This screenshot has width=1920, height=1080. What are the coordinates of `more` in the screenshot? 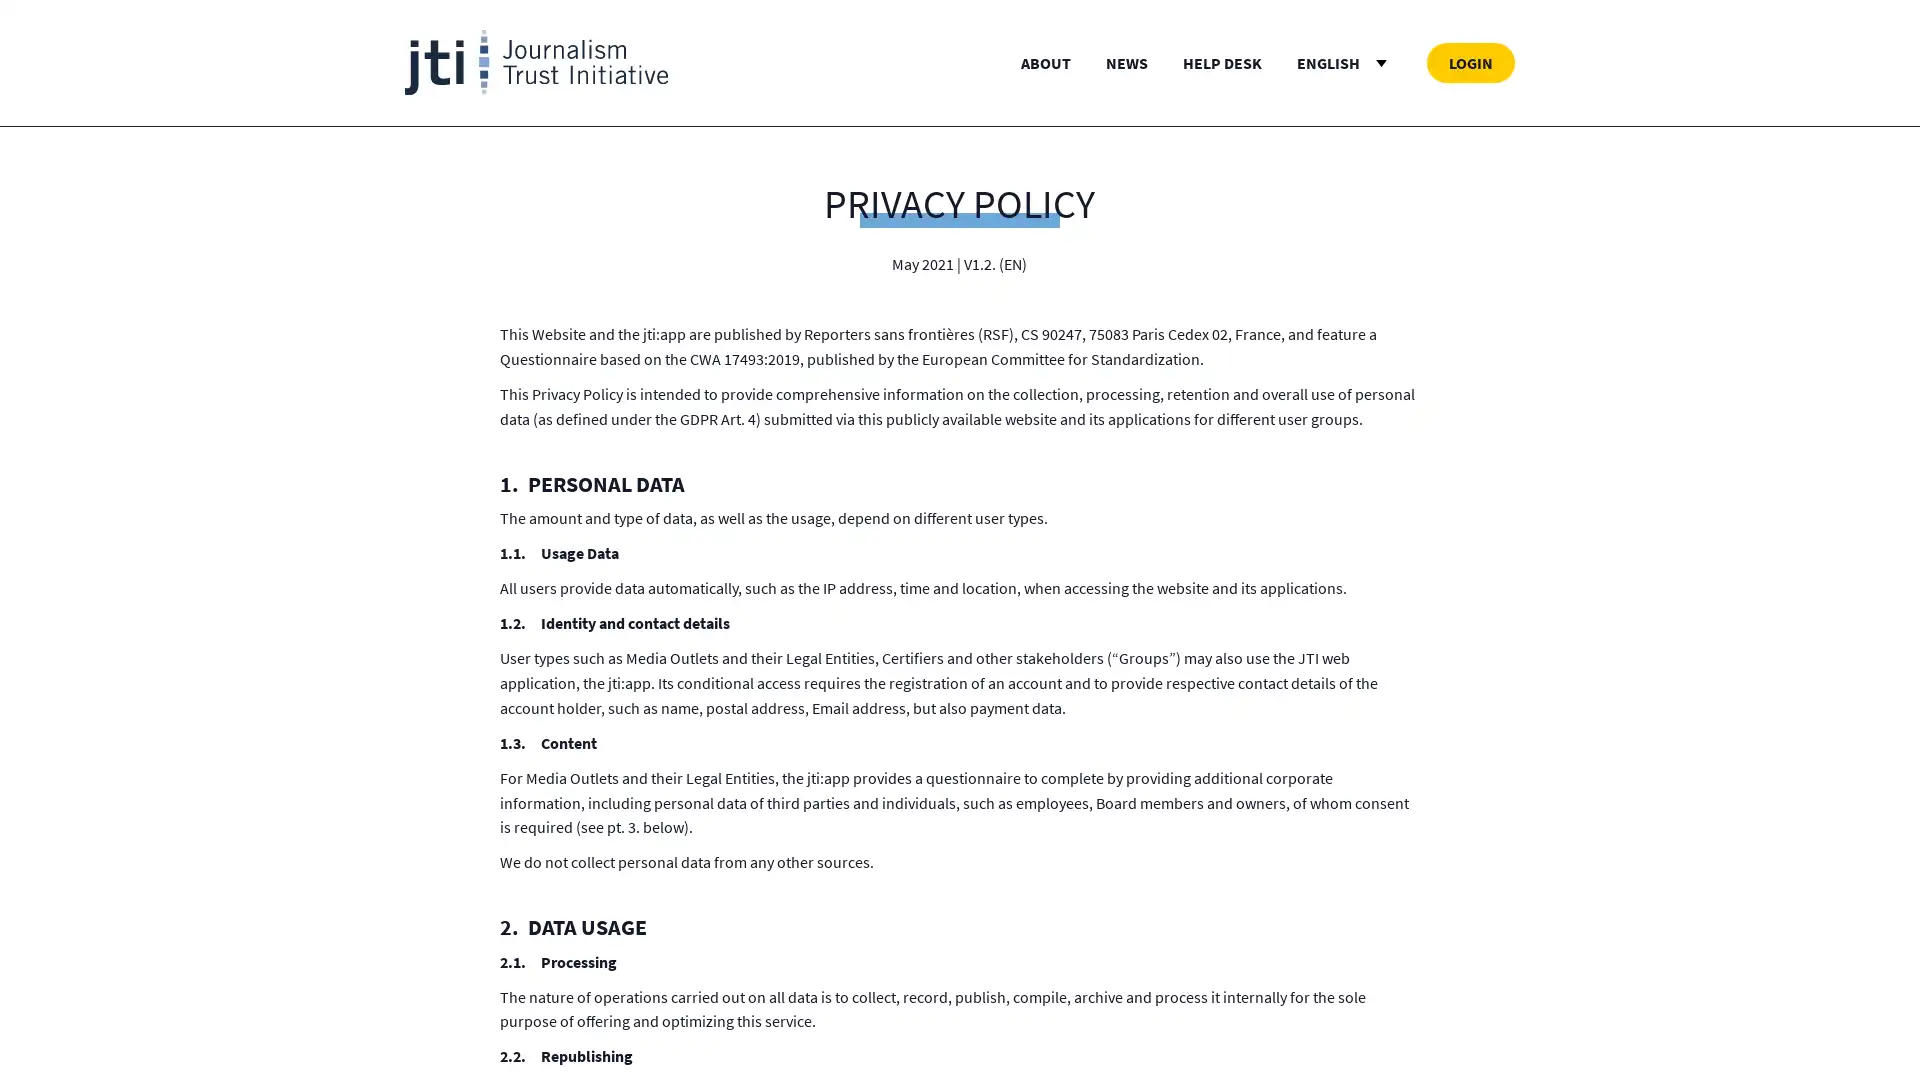 It's located at (816, 560).